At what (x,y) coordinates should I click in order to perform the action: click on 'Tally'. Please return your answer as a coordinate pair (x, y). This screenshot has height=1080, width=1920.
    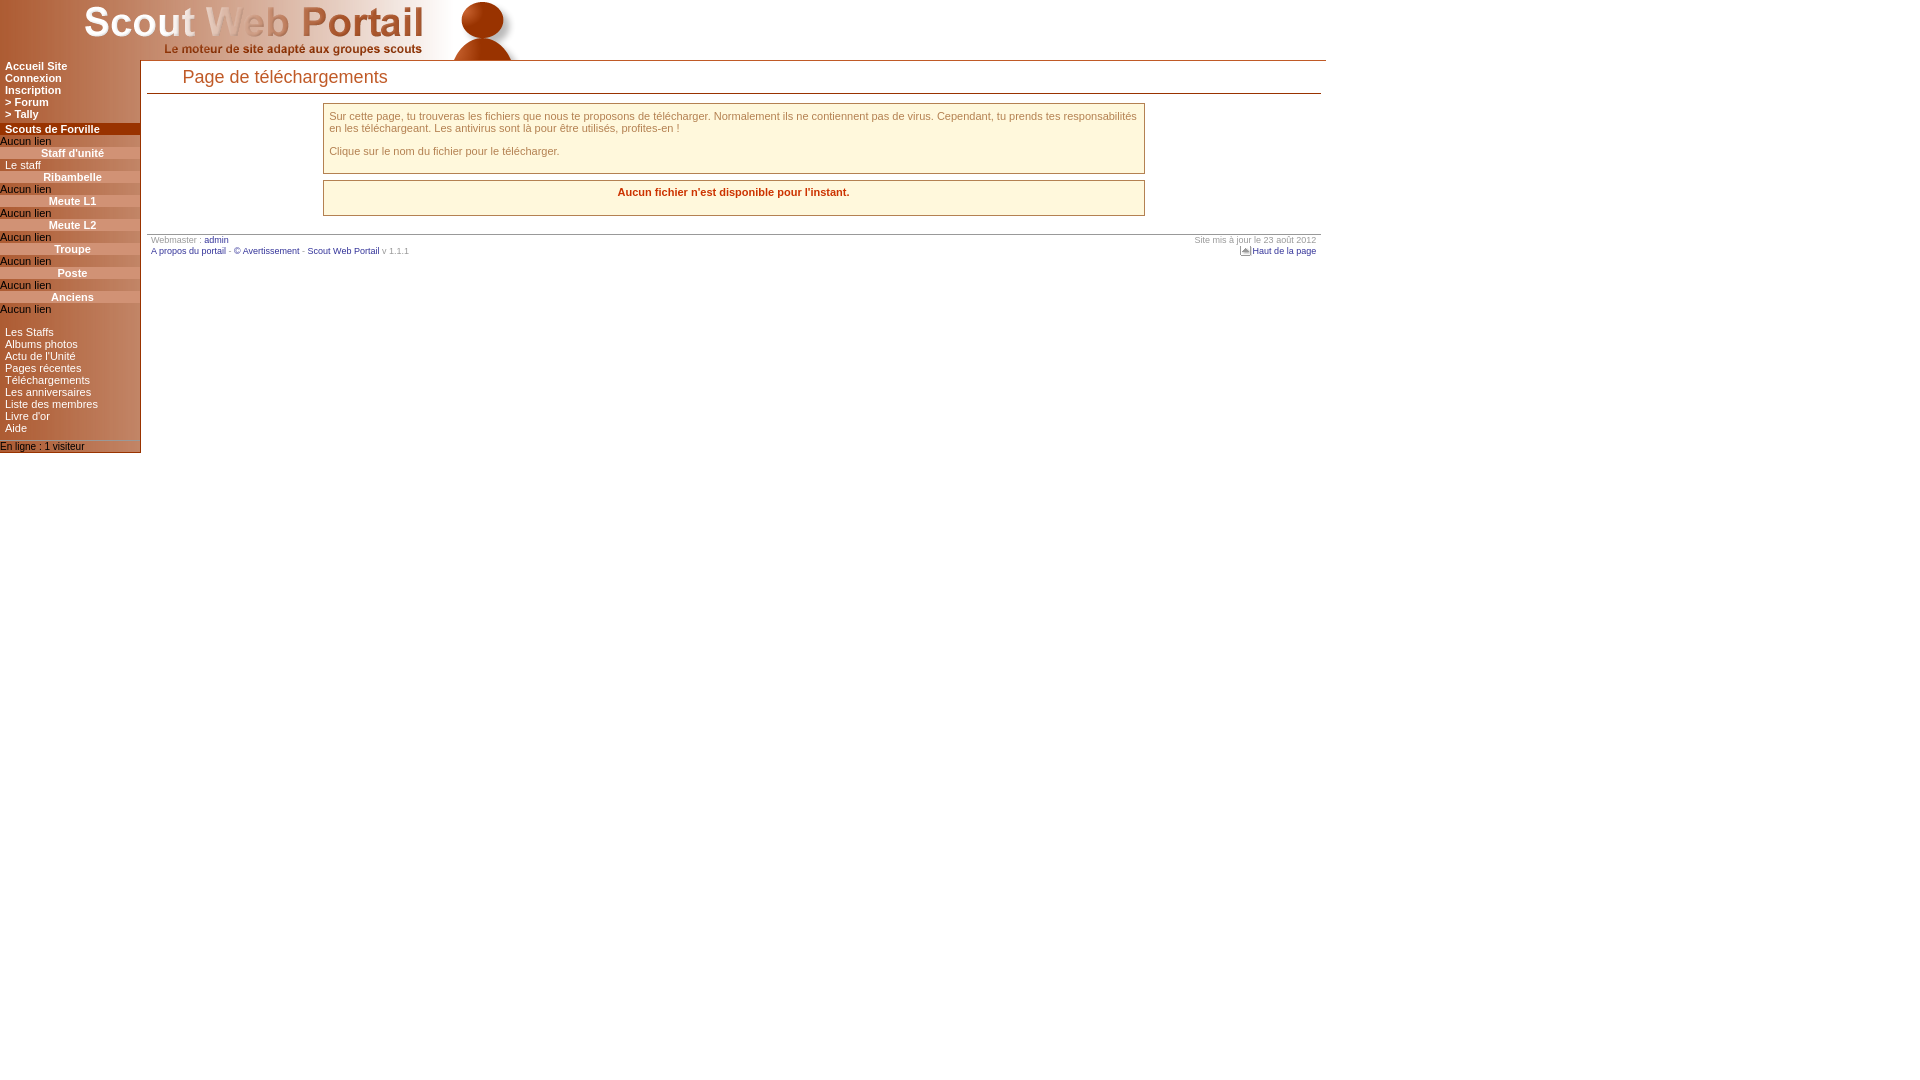
    Looking at the image, I should click on (0, 114).